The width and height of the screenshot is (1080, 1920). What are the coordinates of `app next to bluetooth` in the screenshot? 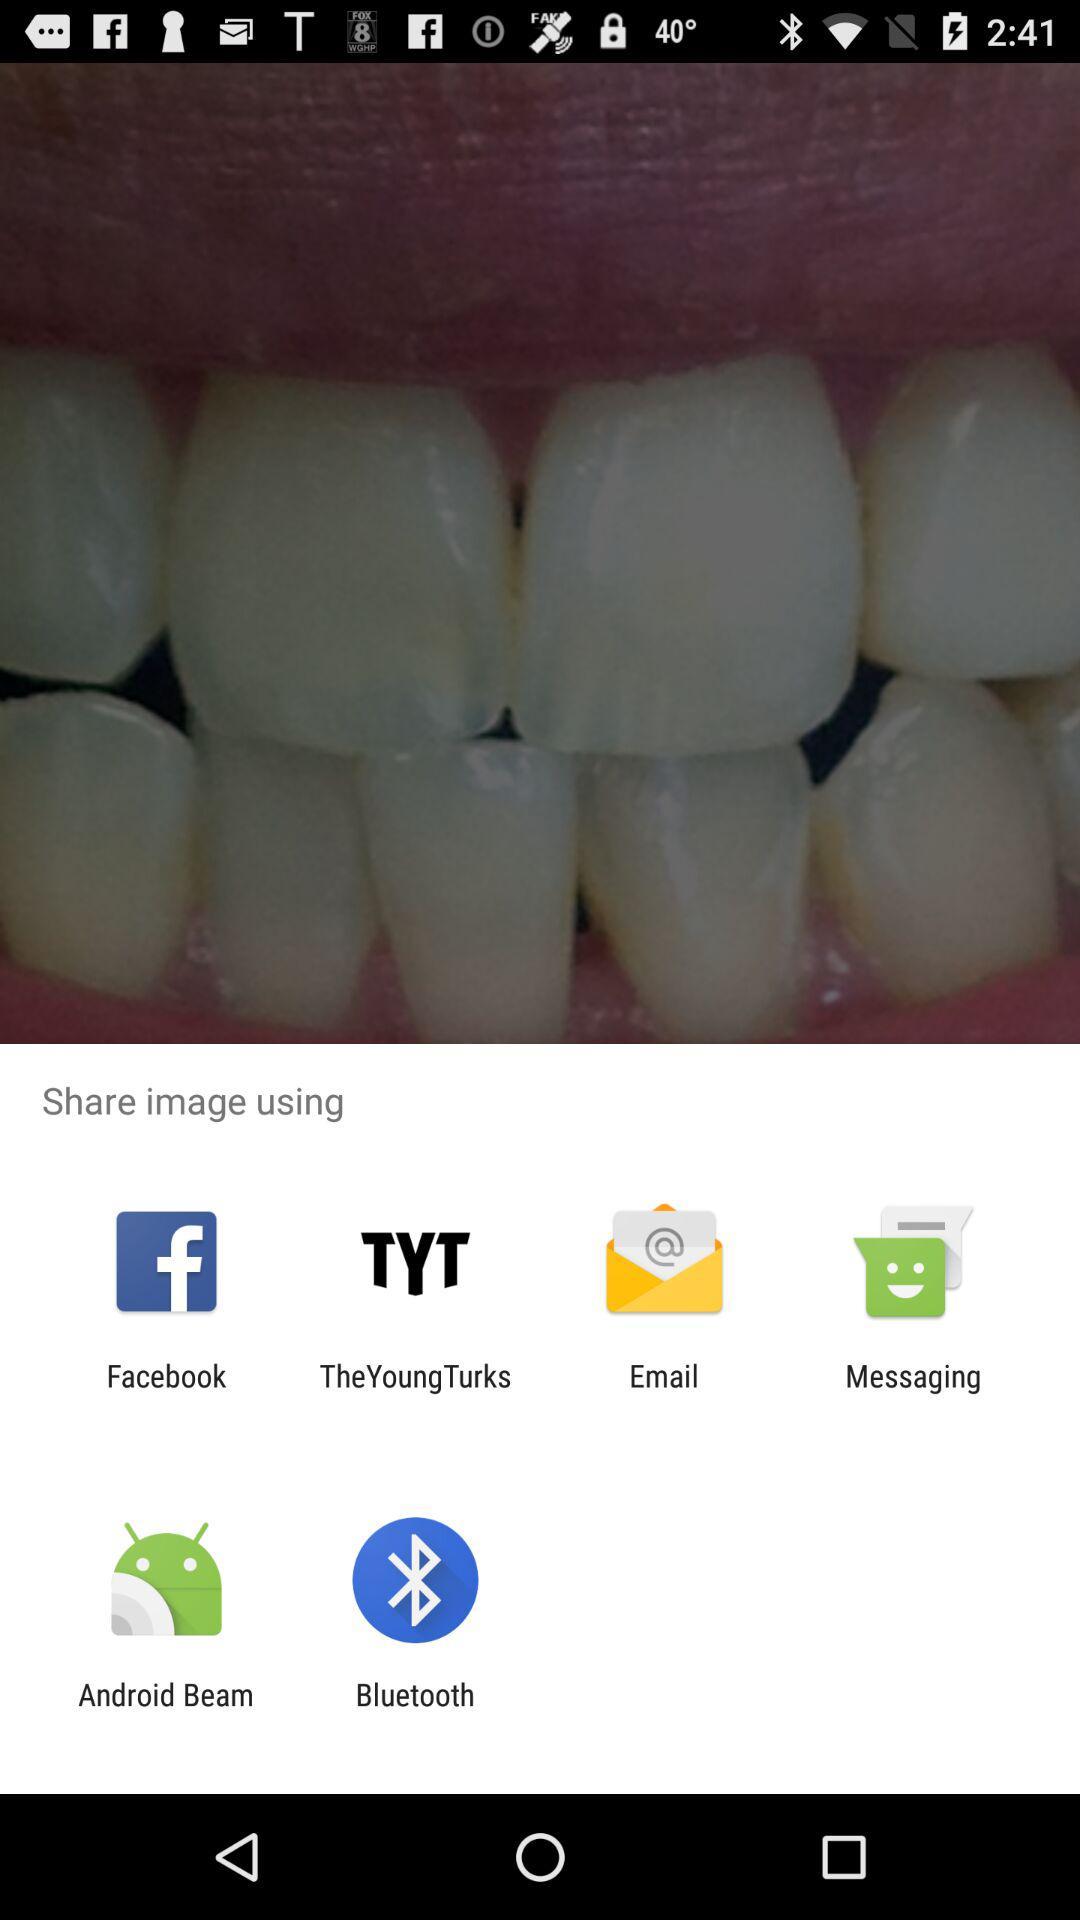 It's located at (165, 1711).